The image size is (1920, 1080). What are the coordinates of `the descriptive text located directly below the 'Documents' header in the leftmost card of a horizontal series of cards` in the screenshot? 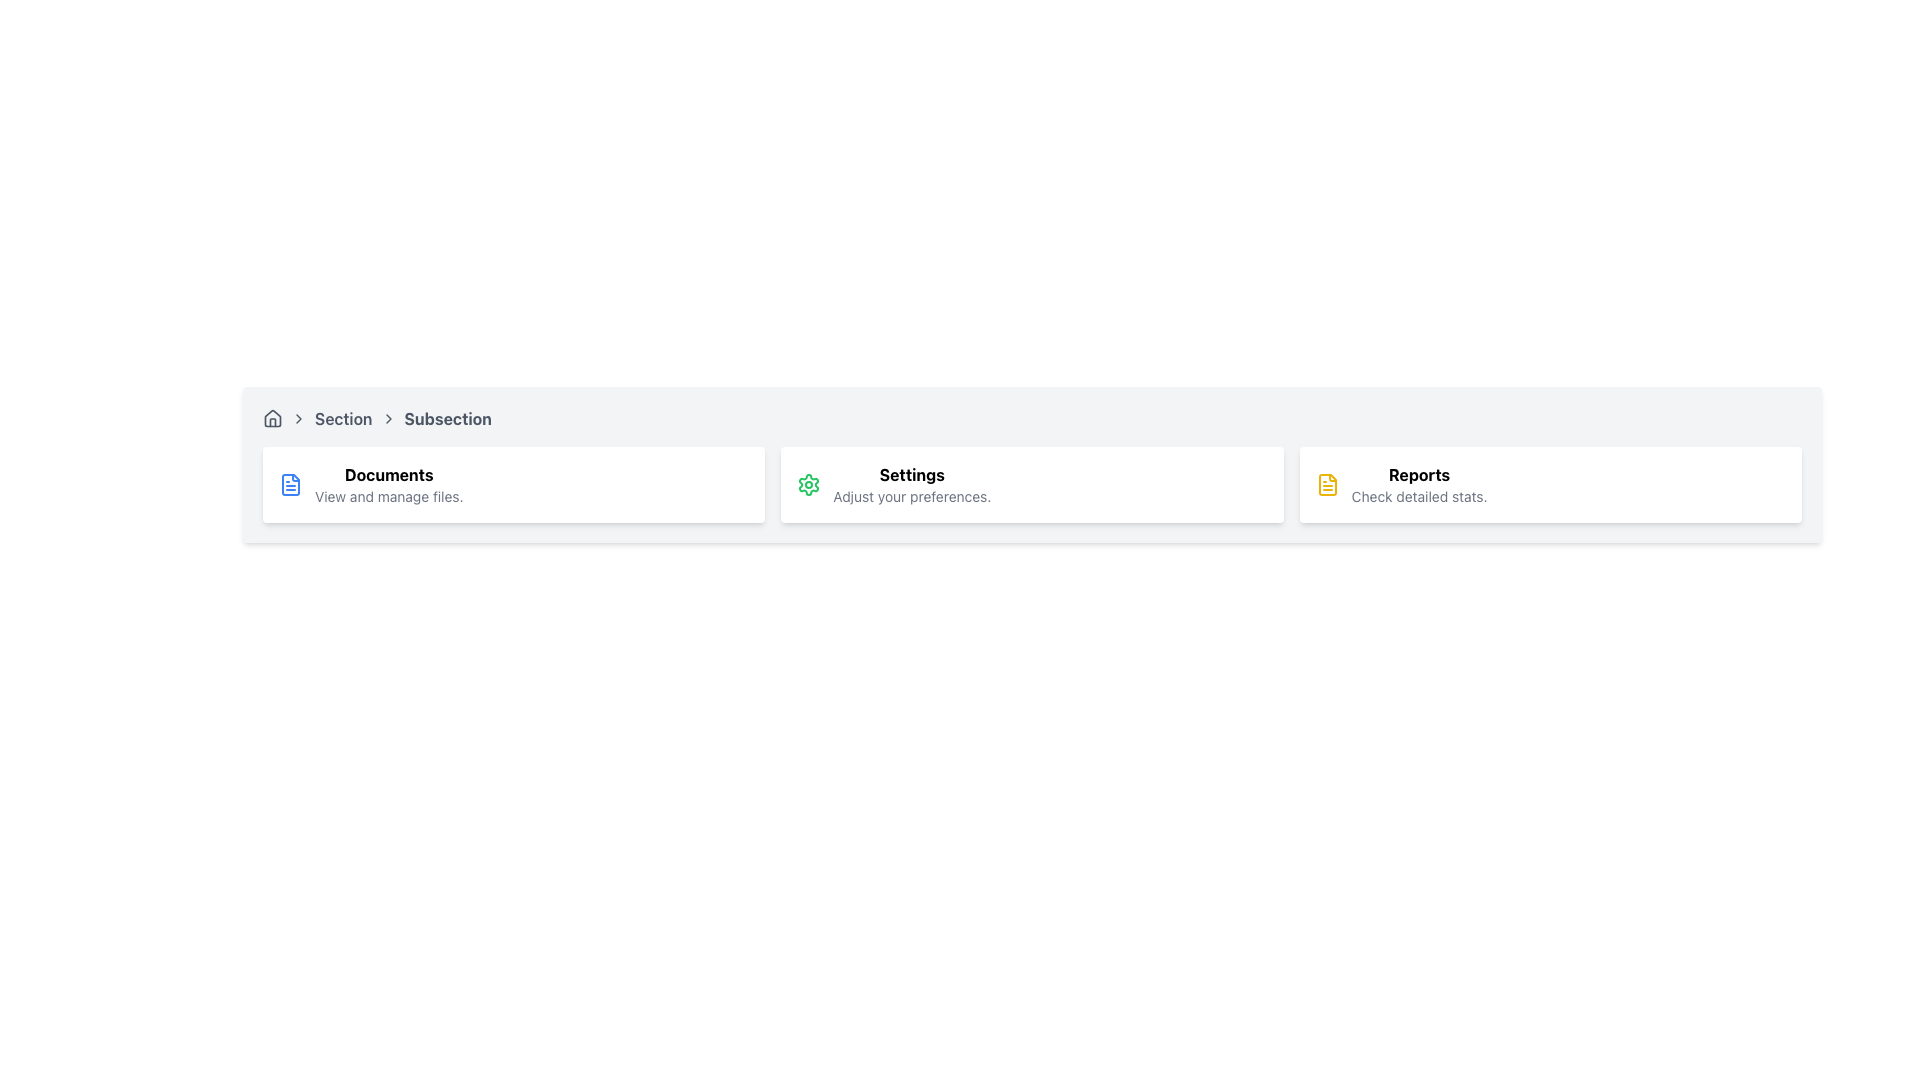 It's located at (389, 496).